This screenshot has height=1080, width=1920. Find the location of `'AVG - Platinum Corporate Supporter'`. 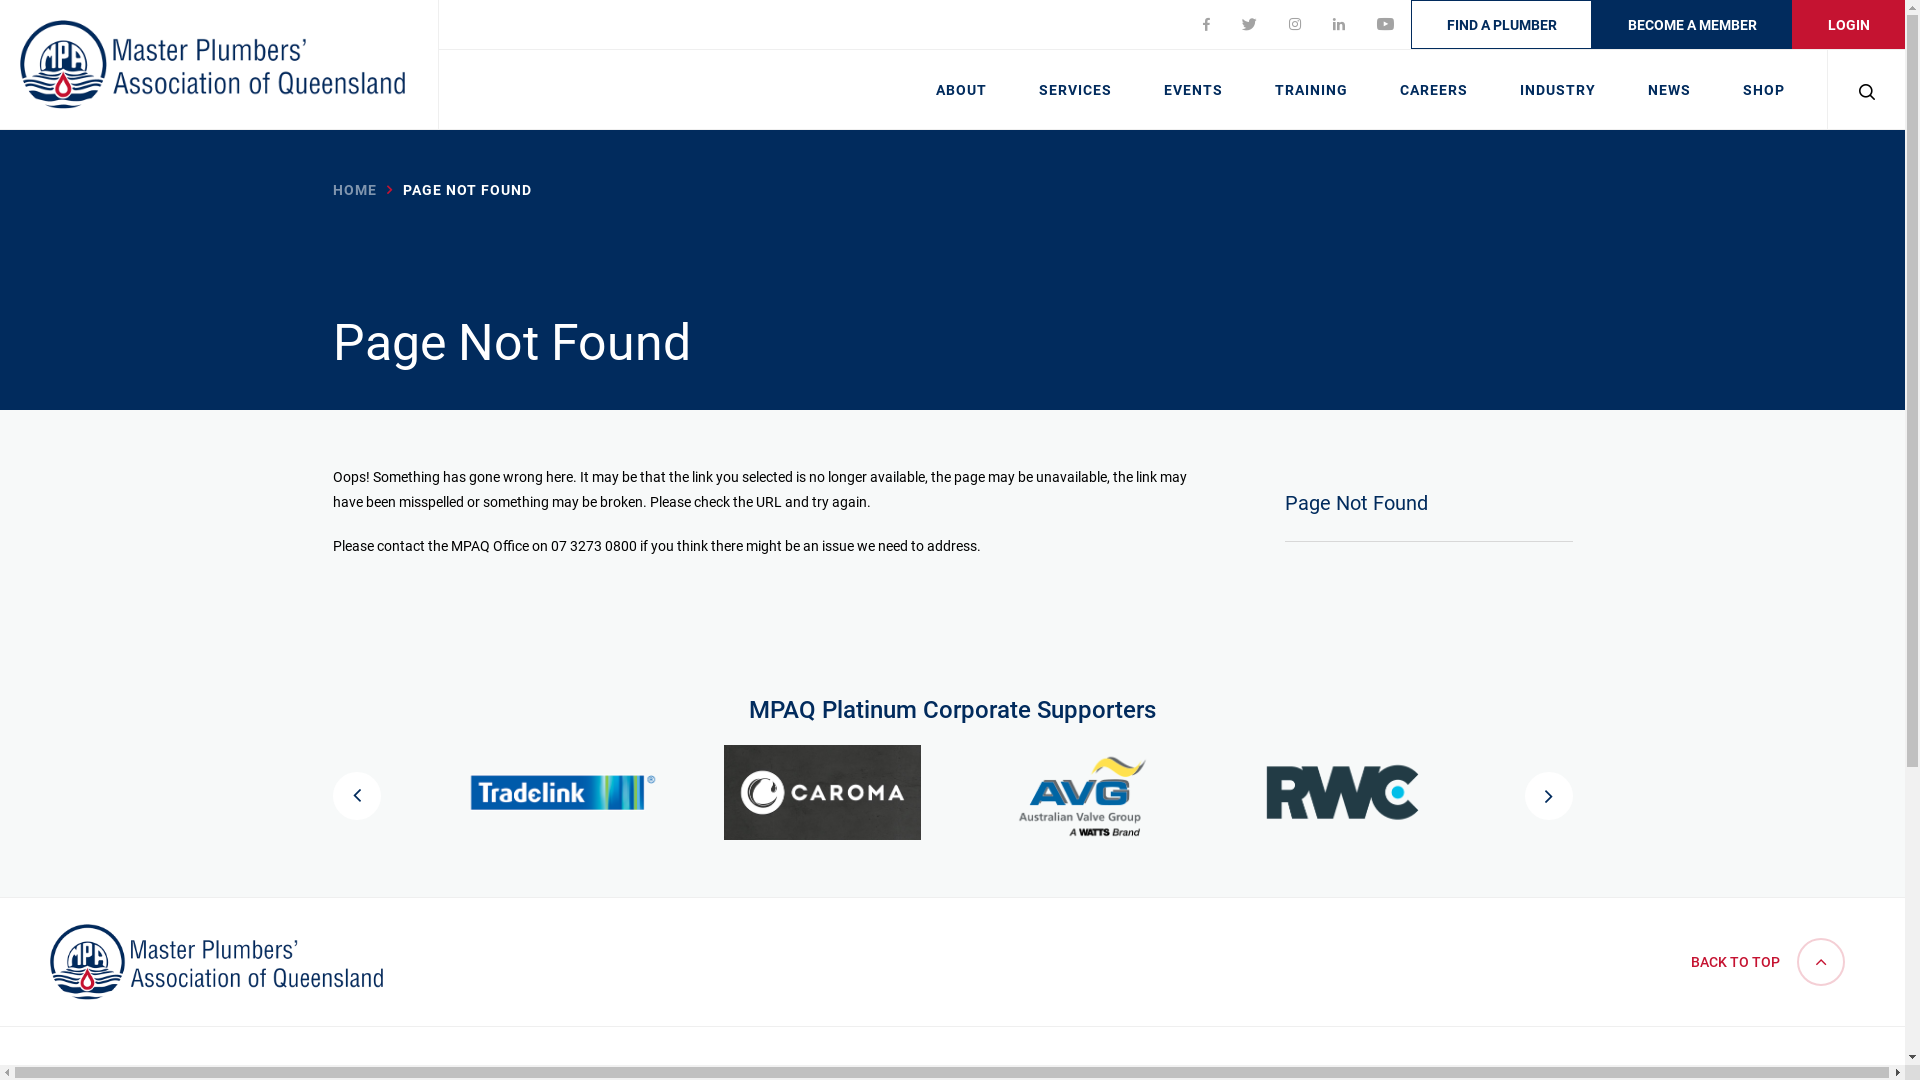

'AVG - Platinum Corporate Supporter' is located at coordinates (983, 791).